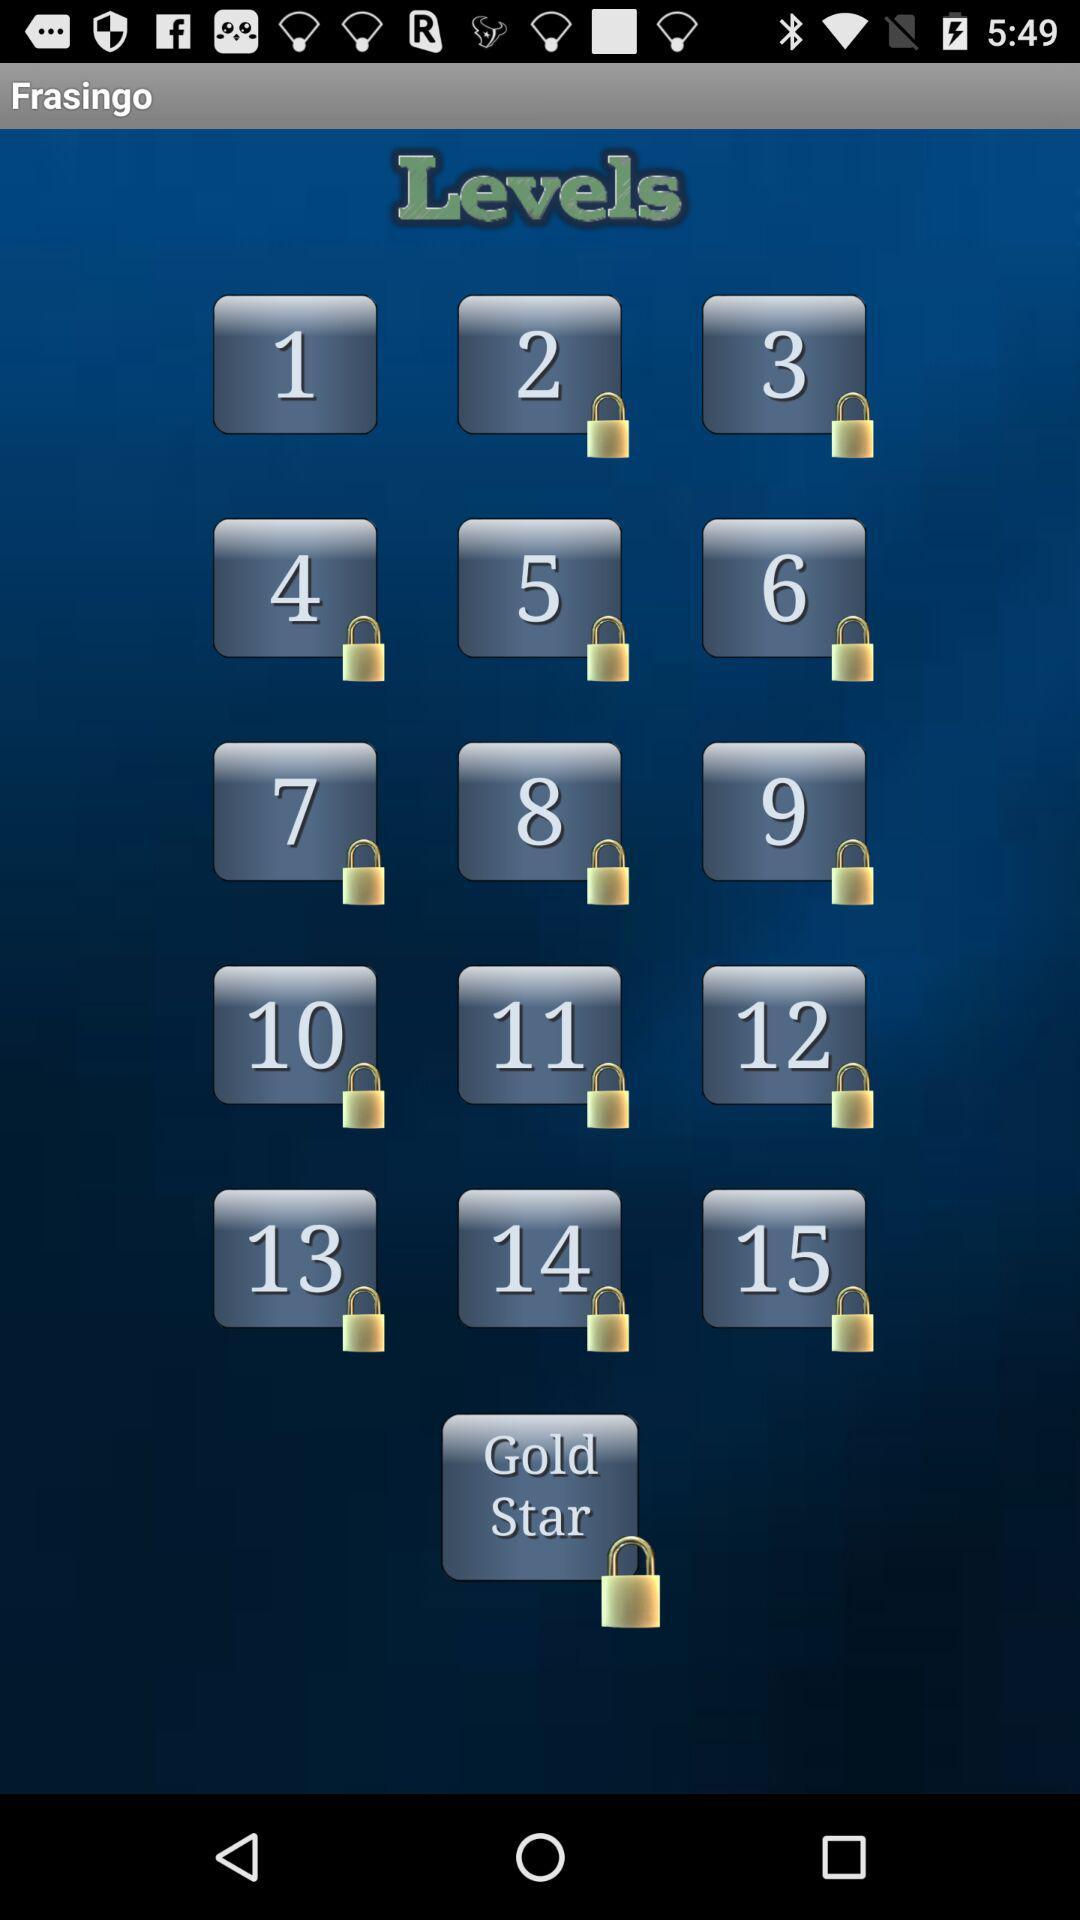 The height and width of the screenshot is (1920, 1080). What do you see at coordinates (852, 424) in the screenshot?
I see `the lock image below 3 on the web page` at bounding box center [852, 424].